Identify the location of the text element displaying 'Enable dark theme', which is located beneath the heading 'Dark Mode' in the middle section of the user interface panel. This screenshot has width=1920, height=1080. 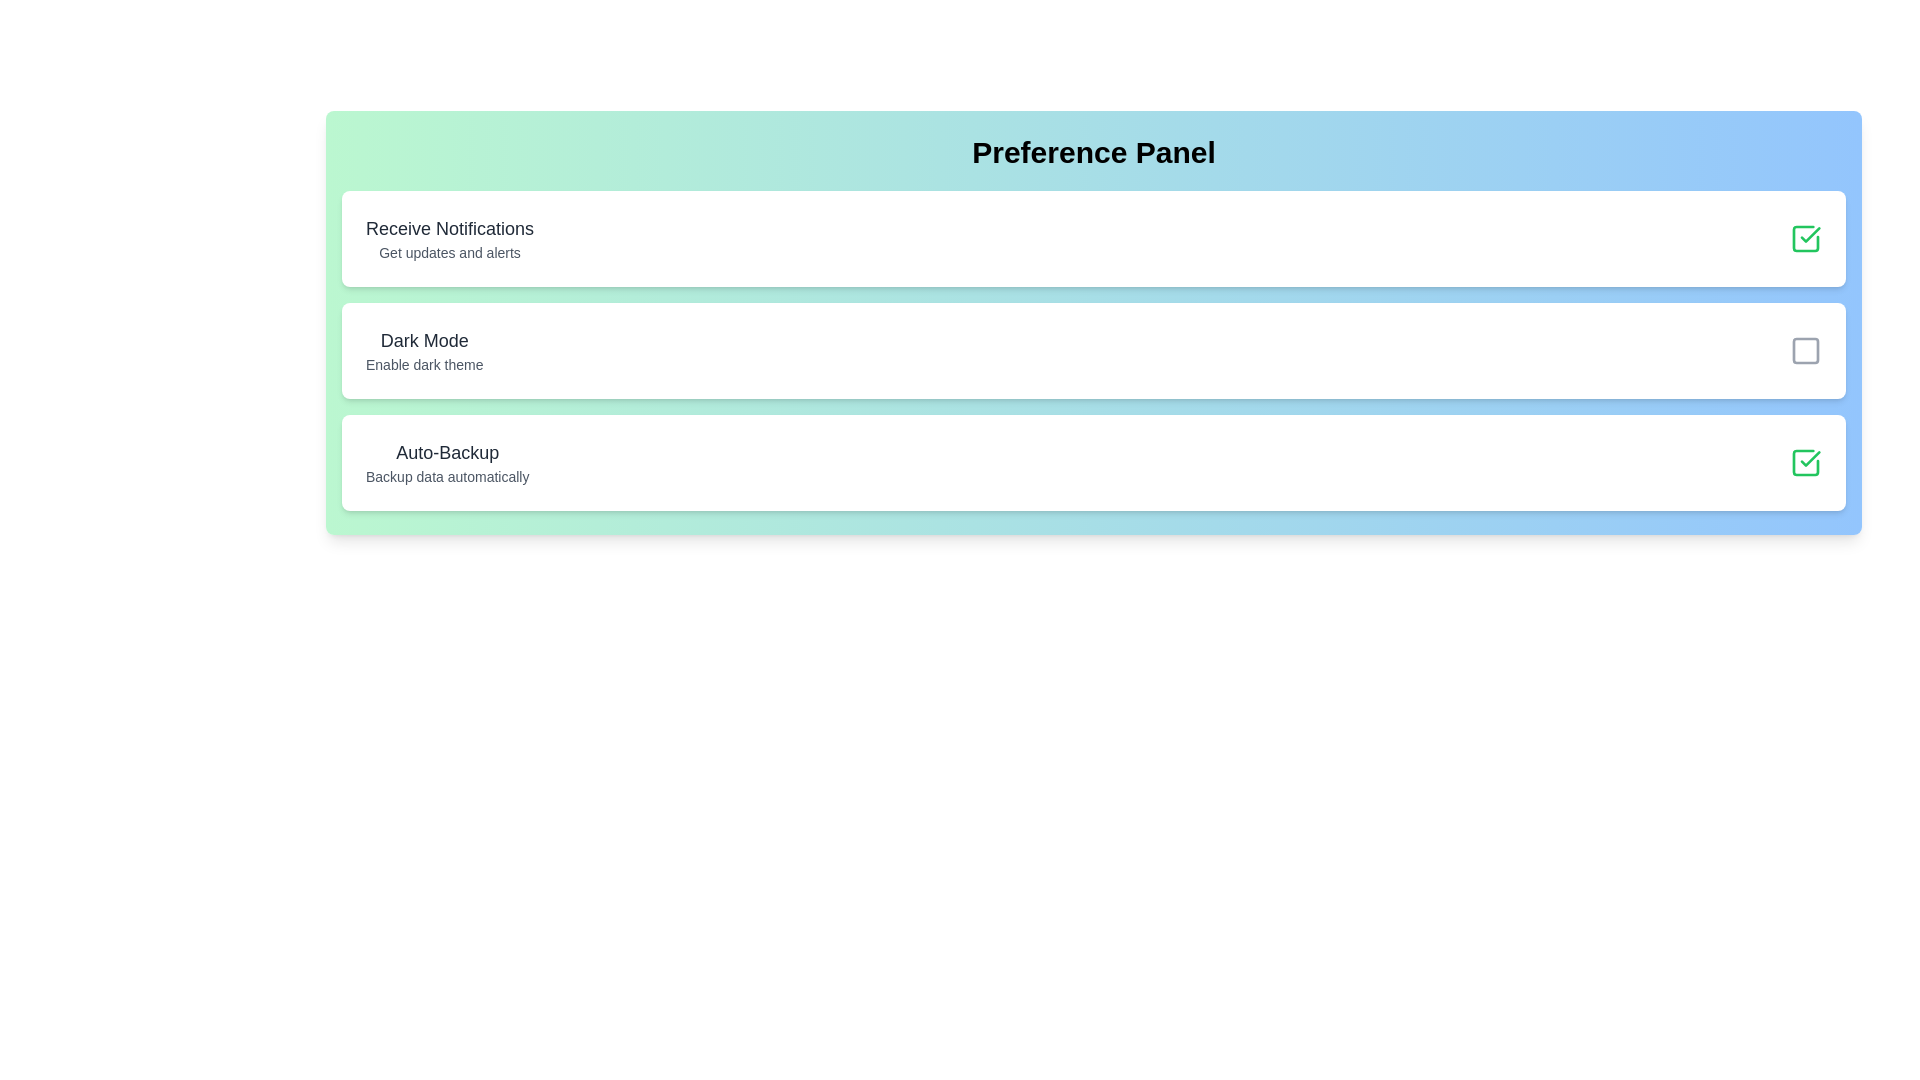
(423, 365).